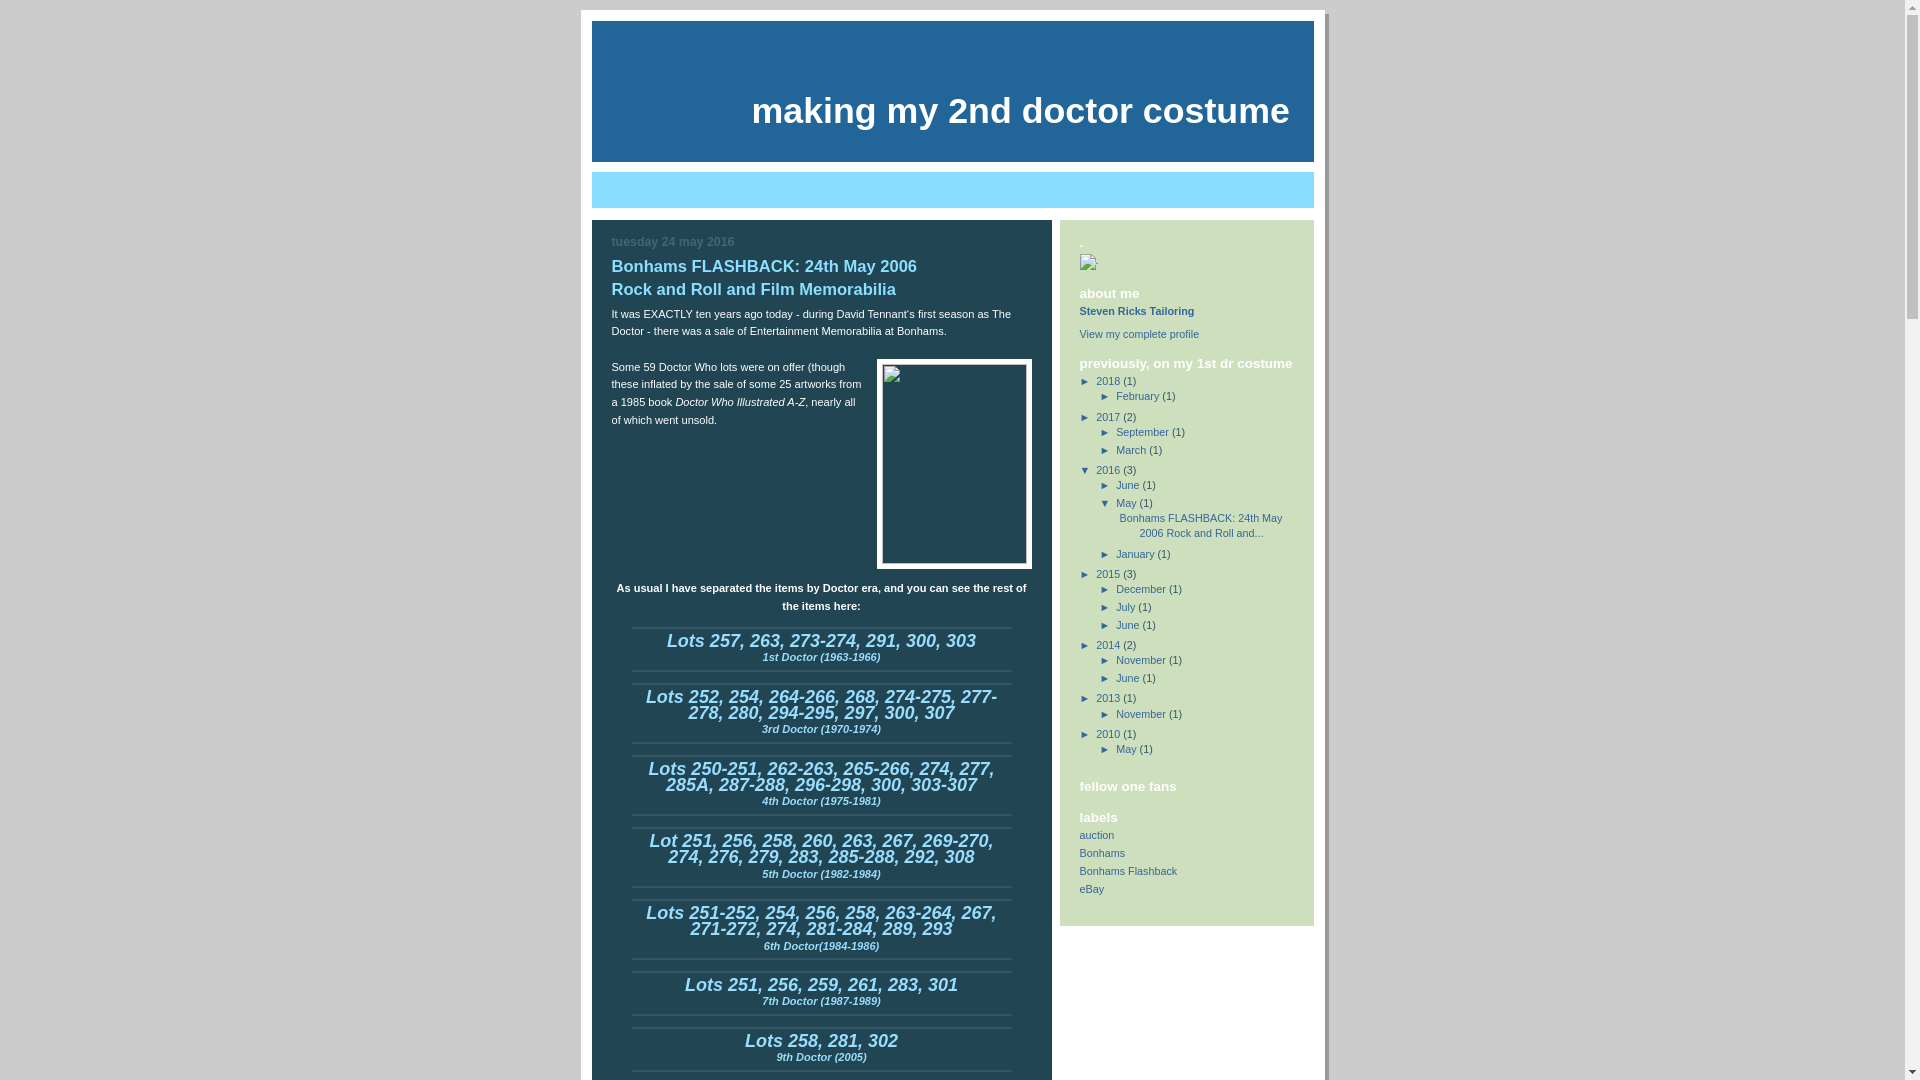  What do you see at coordinates (1079, 887) in the screenshot?
I see `'eBay'` at bounding box center [1079, 887].